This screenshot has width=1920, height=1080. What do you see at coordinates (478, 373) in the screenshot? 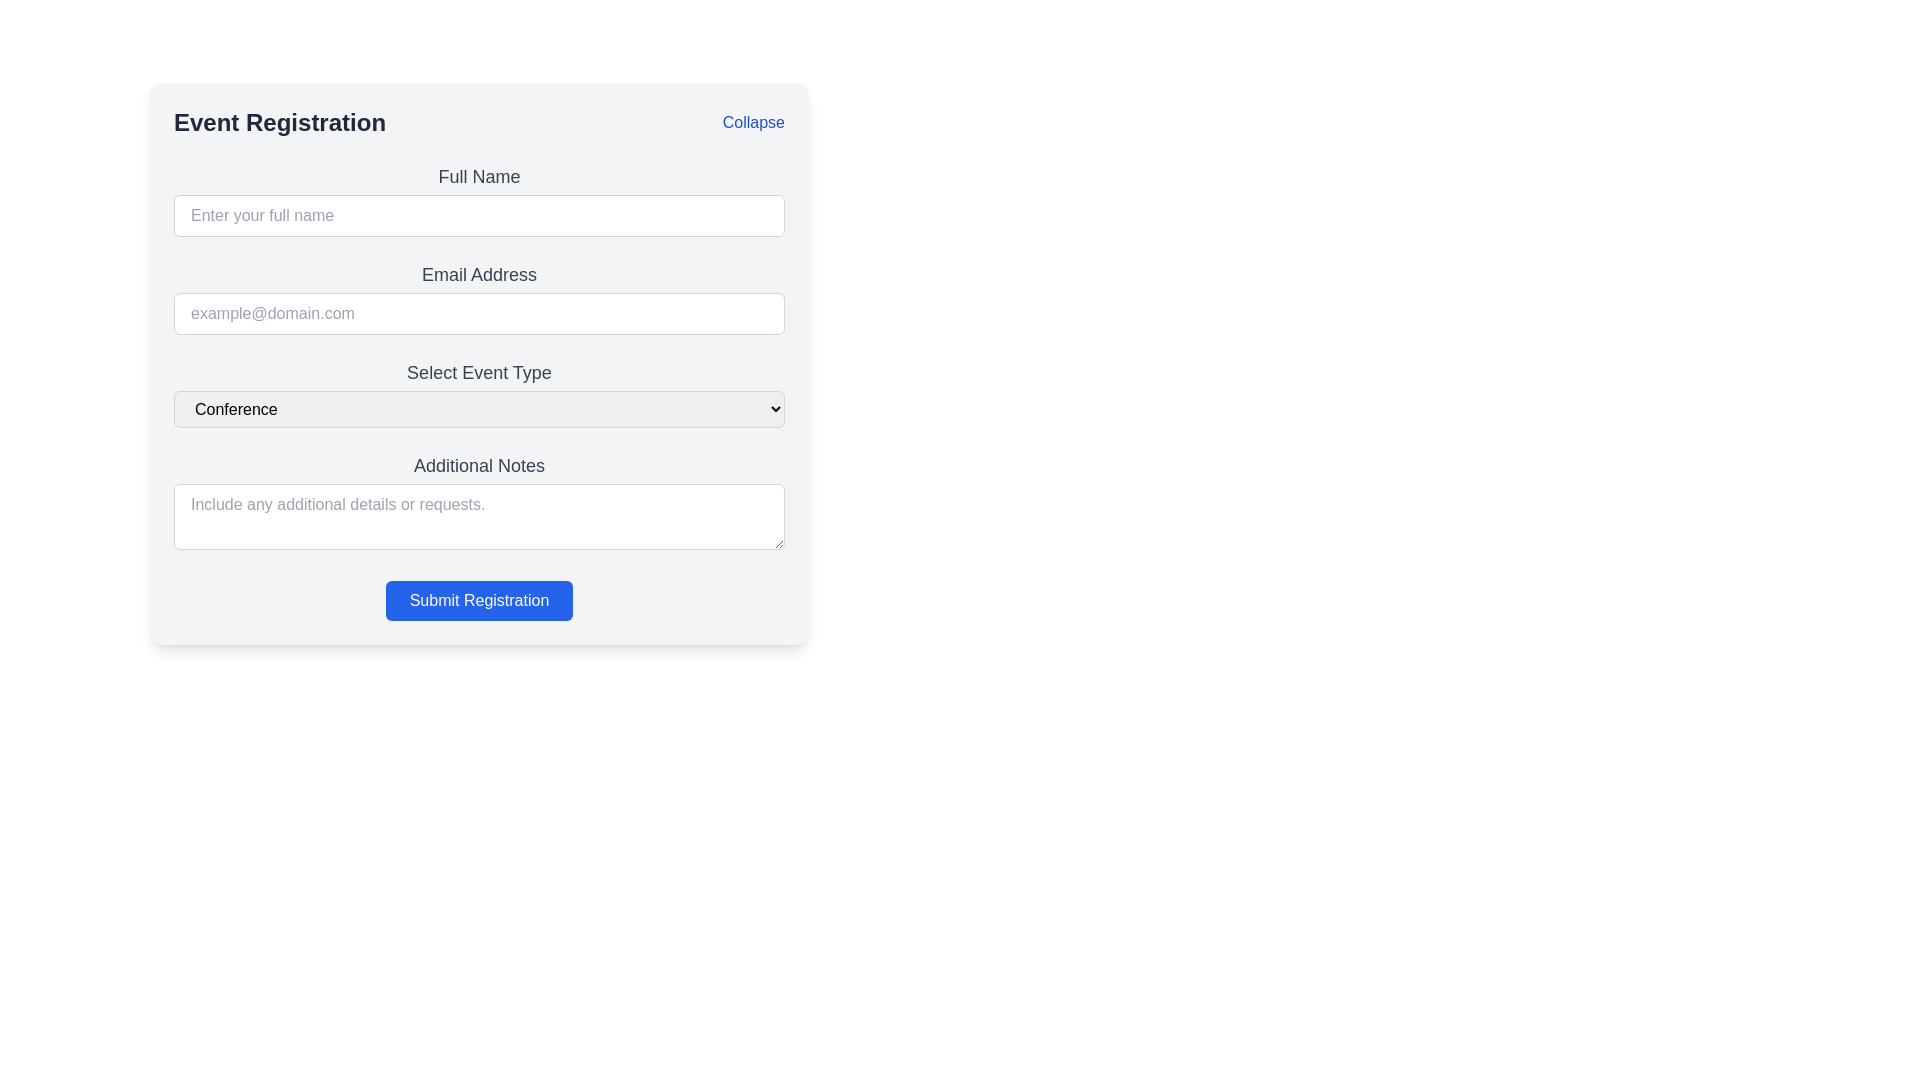
I see `the descriptive label for the dropdown menu instructing the user to select an event type, located directly above the dropdown within the event registration form` at bounding box center [478, 373].